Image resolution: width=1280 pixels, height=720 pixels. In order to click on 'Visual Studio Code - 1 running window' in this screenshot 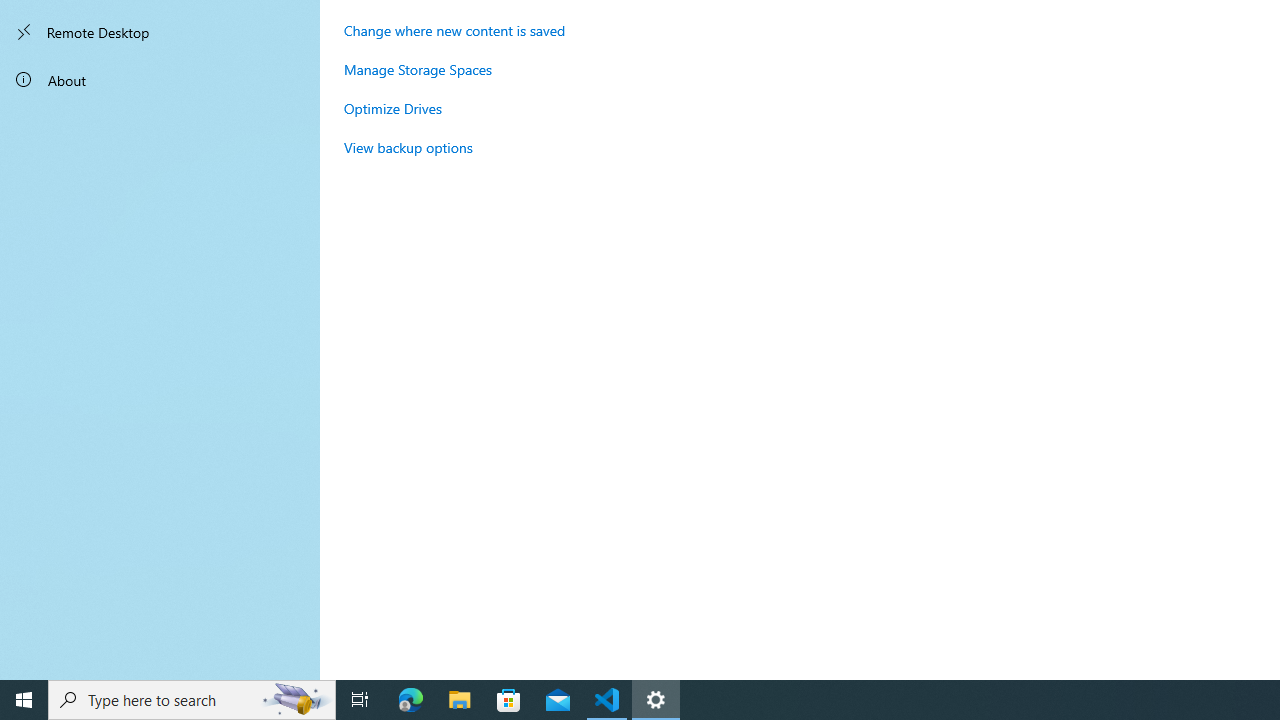, I will do `click(606, 698)`.